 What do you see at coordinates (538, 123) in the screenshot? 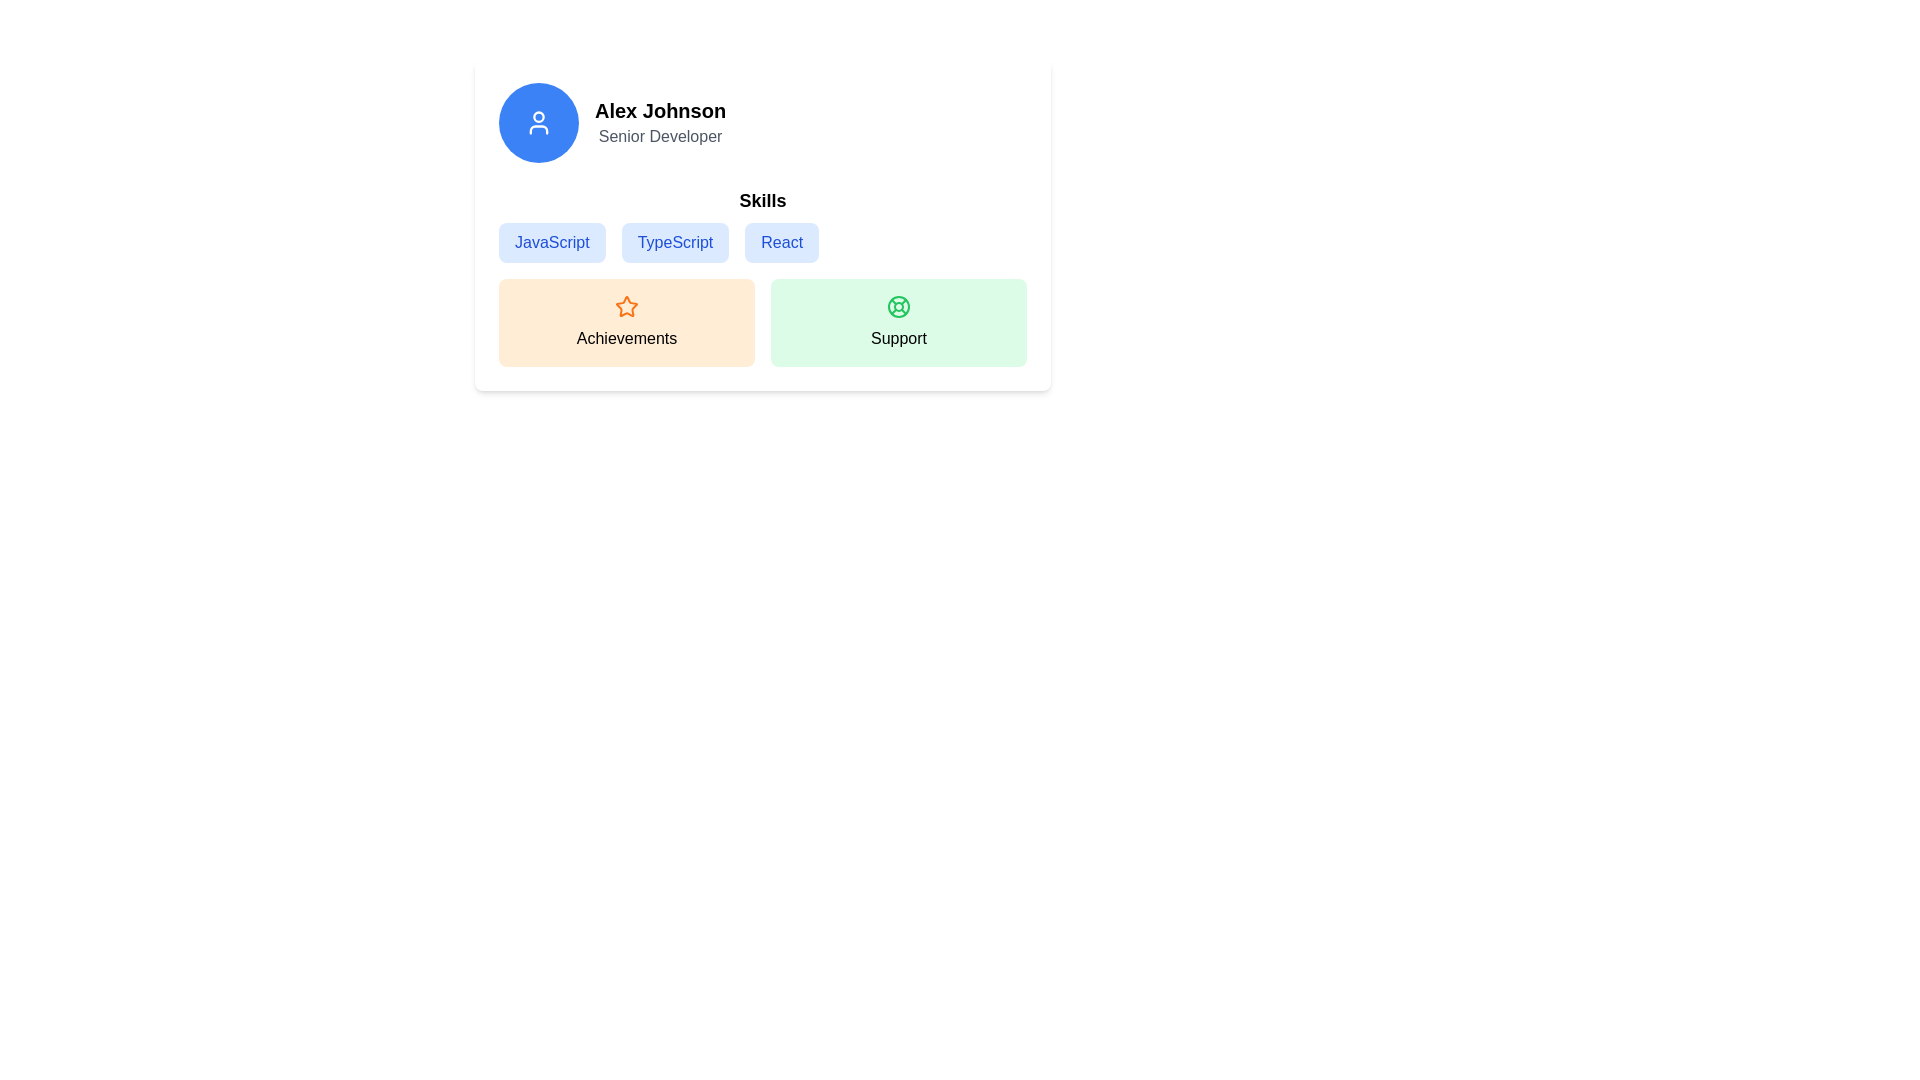
I see `the user icon styled in line art format with rounded features, which is white and enclosed within a blue circular background, to associate it with the user's profile` at bounding box center [538, 123].